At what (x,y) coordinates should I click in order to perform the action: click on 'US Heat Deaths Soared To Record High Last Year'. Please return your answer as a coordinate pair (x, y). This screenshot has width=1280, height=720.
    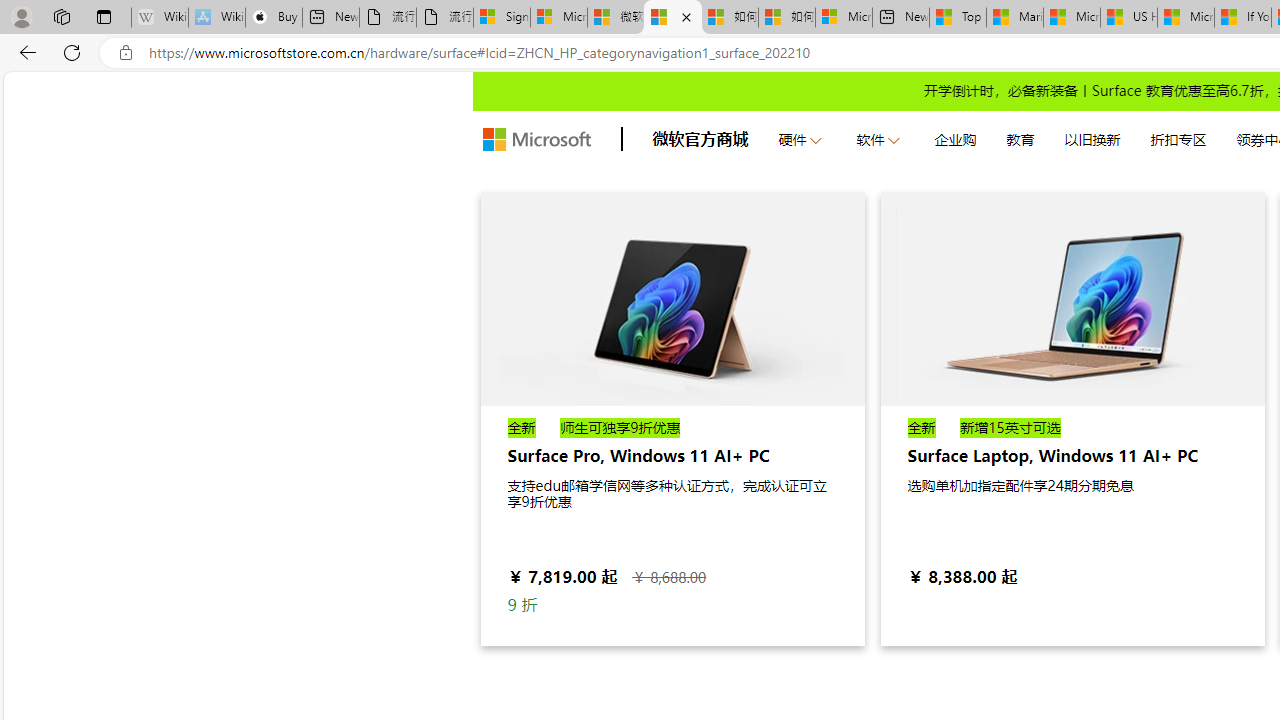
    Looking at the image, I should click on (1128, 17).